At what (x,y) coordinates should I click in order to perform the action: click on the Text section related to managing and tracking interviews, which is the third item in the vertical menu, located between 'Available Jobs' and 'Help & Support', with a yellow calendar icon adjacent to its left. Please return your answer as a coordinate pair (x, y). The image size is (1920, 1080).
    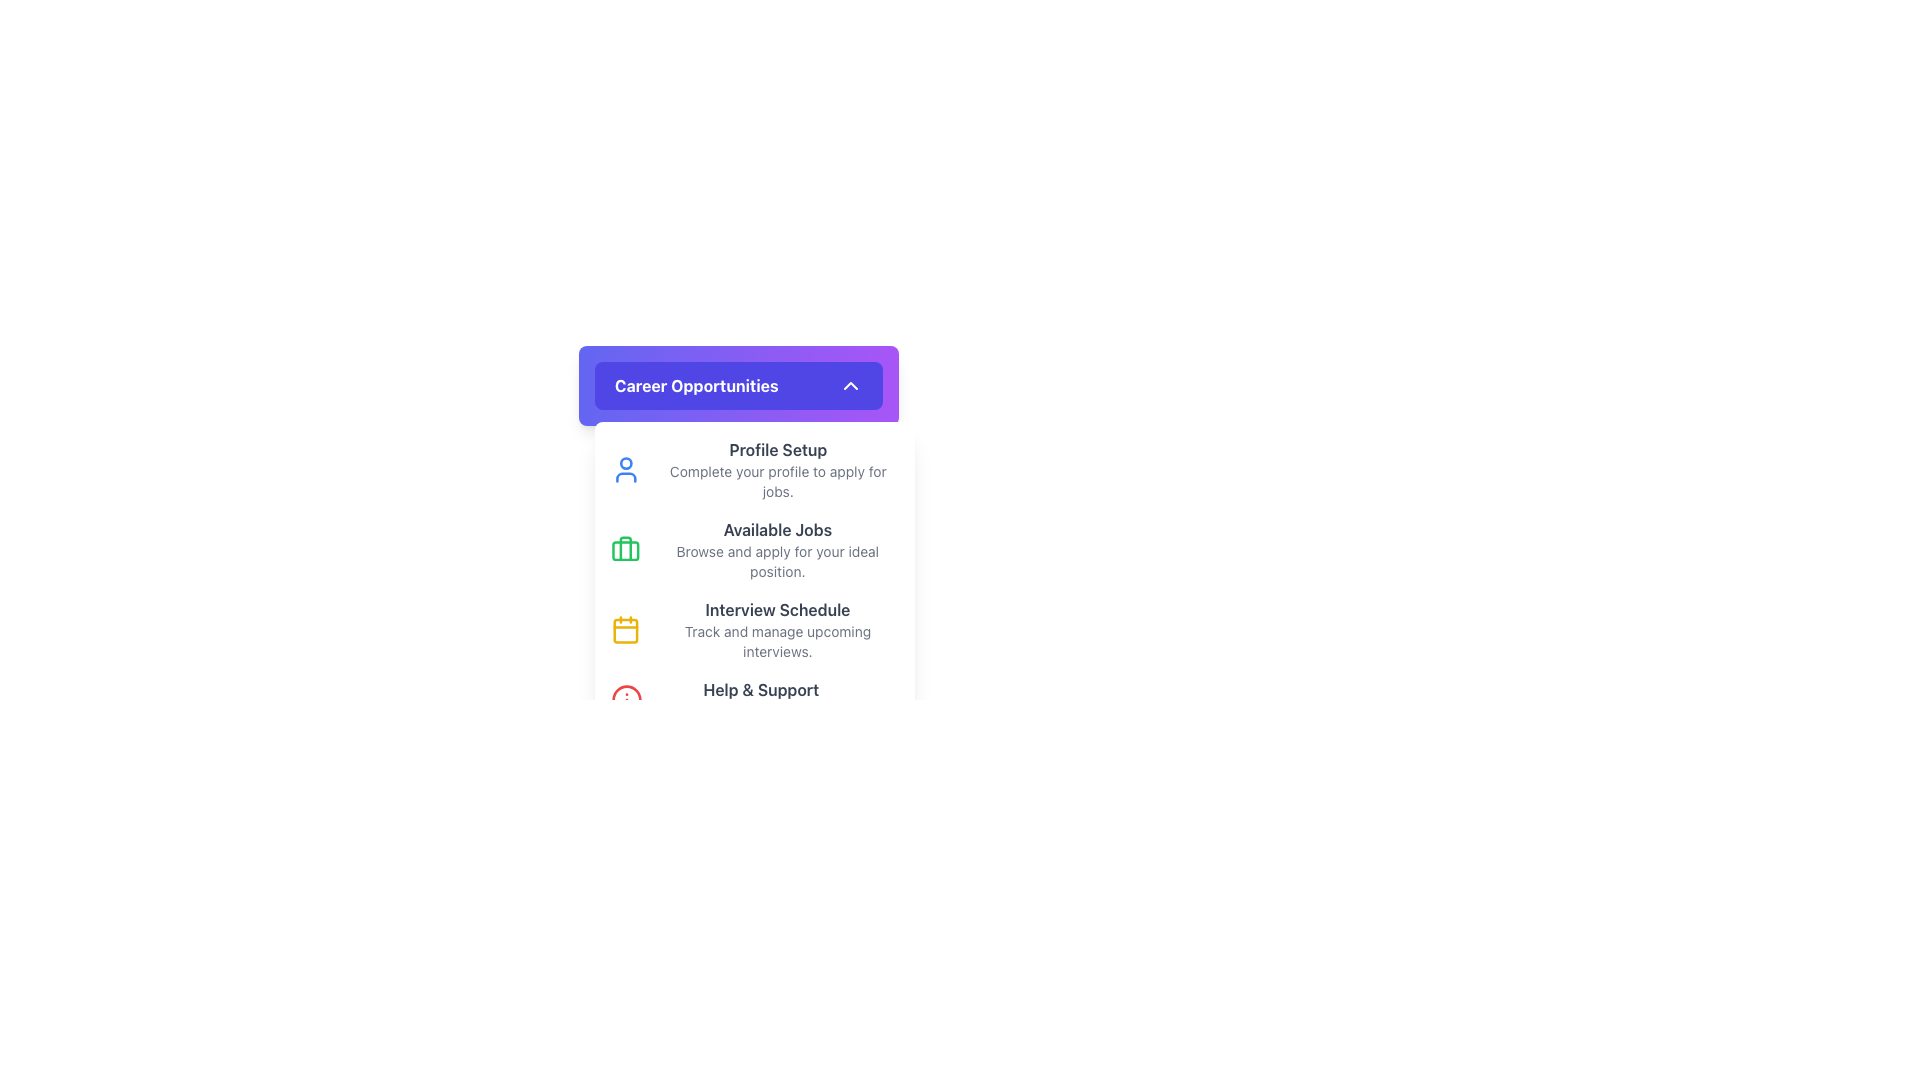
    Looking at the image, I should click on (776, 628).